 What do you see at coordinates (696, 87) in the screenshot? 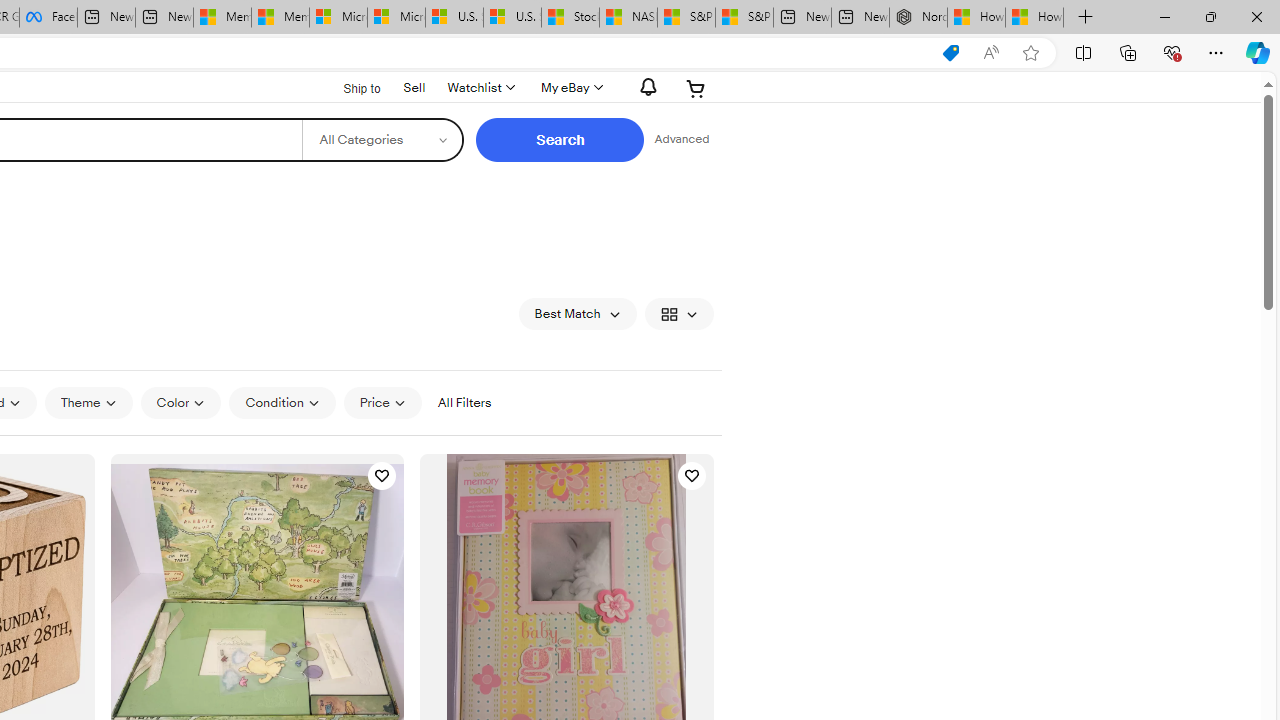
I see `'Your shopping cart'` at bounding box center [696, 87].